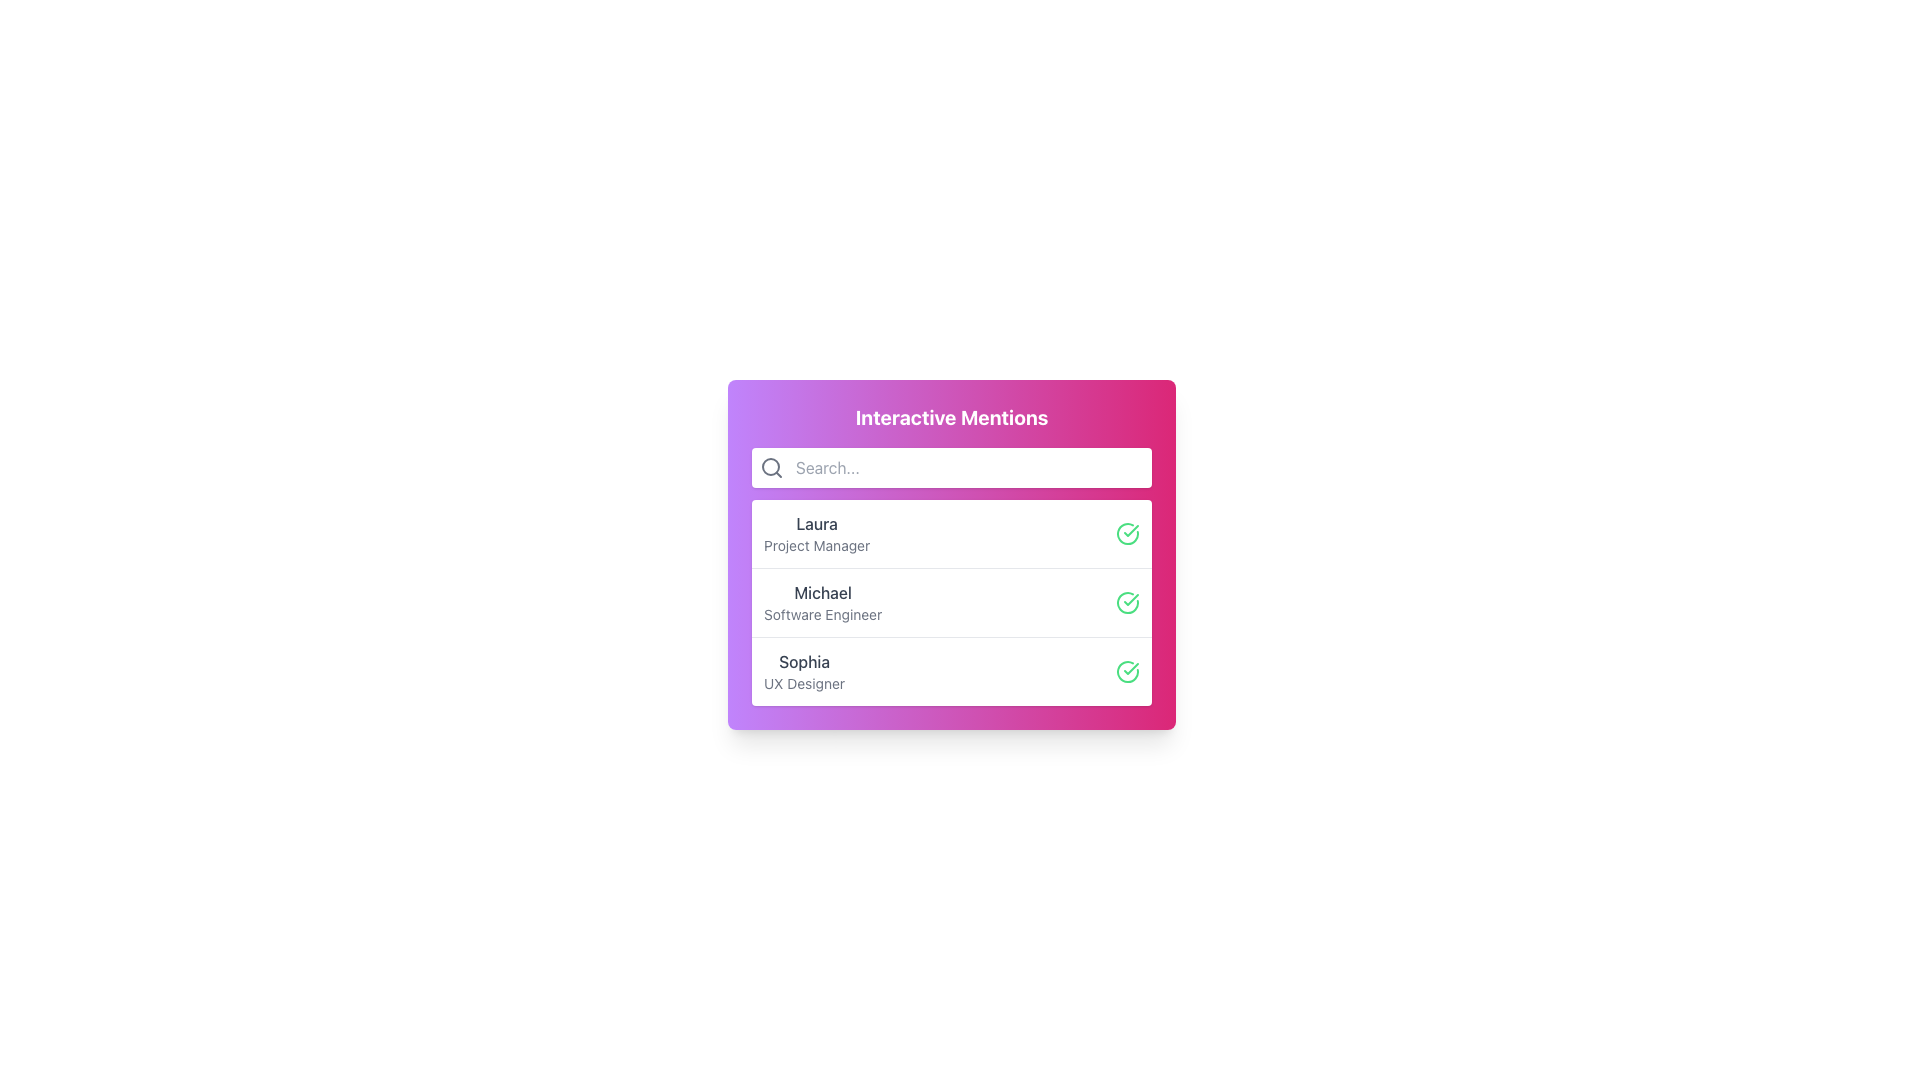  What do you see at coordinates (770, 466) in the screenshot?
I see `the circular element within the magnifying glass icon located to the left of the search input field on the card component` at bounding box center [770, 466].